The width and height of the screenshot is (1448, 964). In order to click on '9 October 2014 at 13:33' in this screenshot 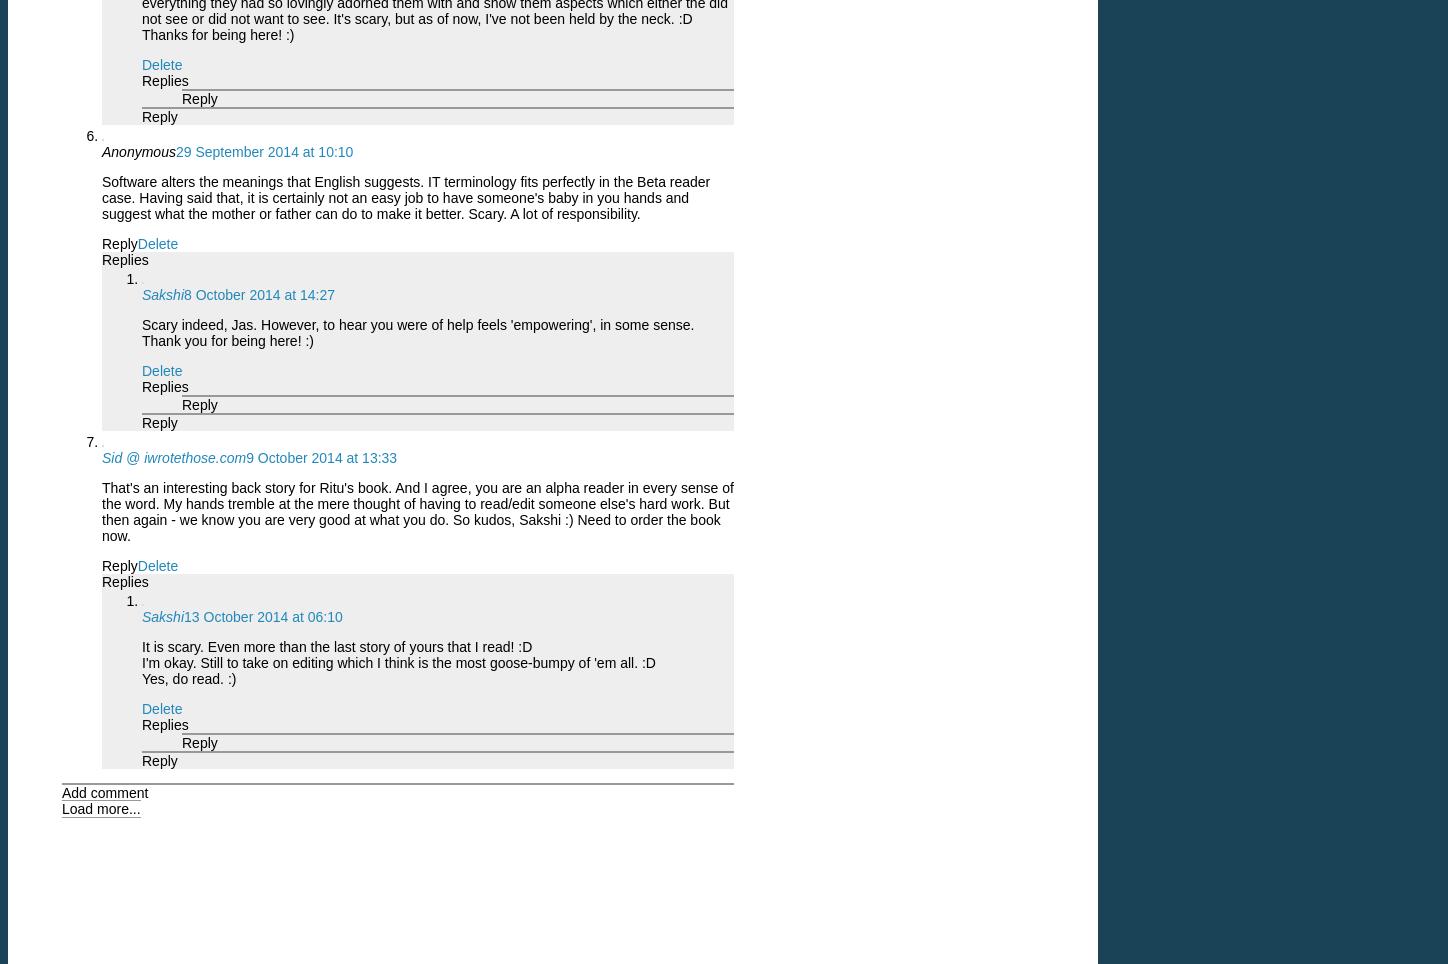, I will do `click(320, 457)`.